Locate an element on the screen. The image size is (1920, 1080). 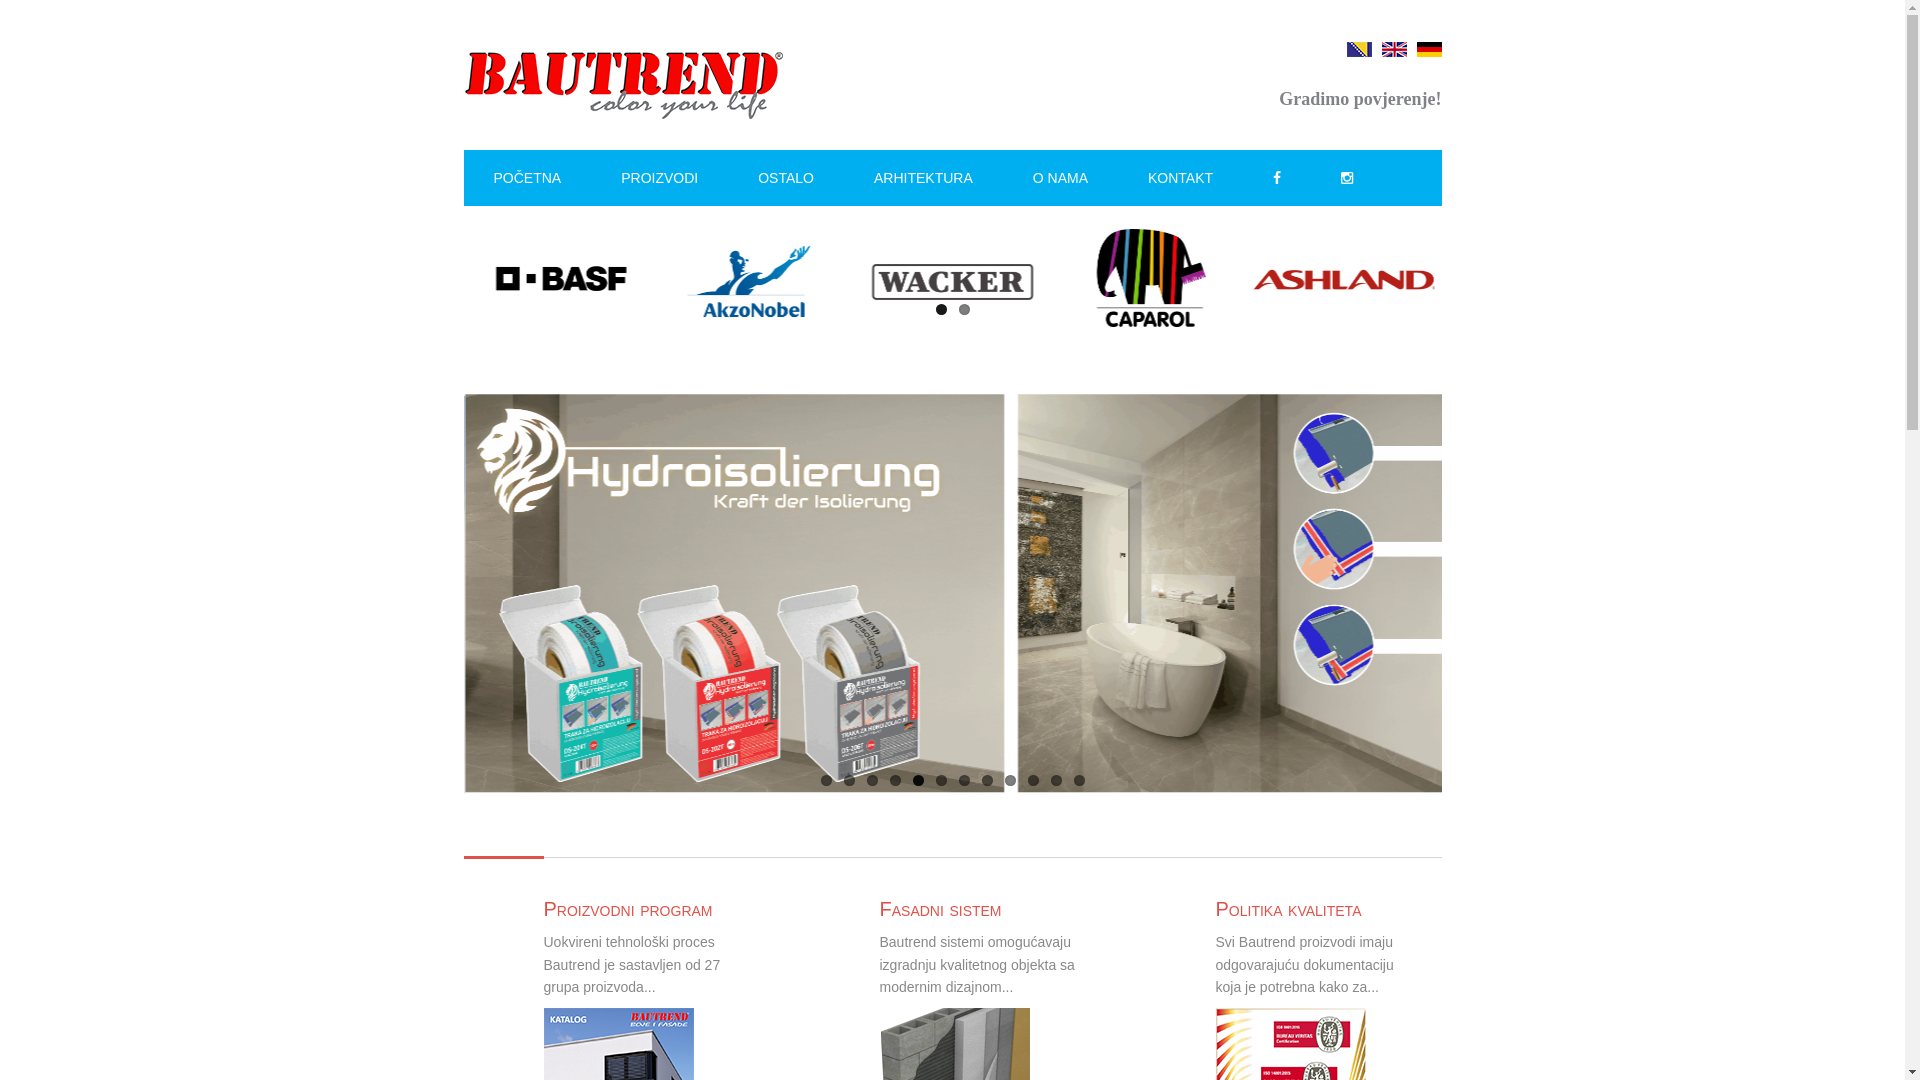
'12' is located at coordinates (1078, 779).